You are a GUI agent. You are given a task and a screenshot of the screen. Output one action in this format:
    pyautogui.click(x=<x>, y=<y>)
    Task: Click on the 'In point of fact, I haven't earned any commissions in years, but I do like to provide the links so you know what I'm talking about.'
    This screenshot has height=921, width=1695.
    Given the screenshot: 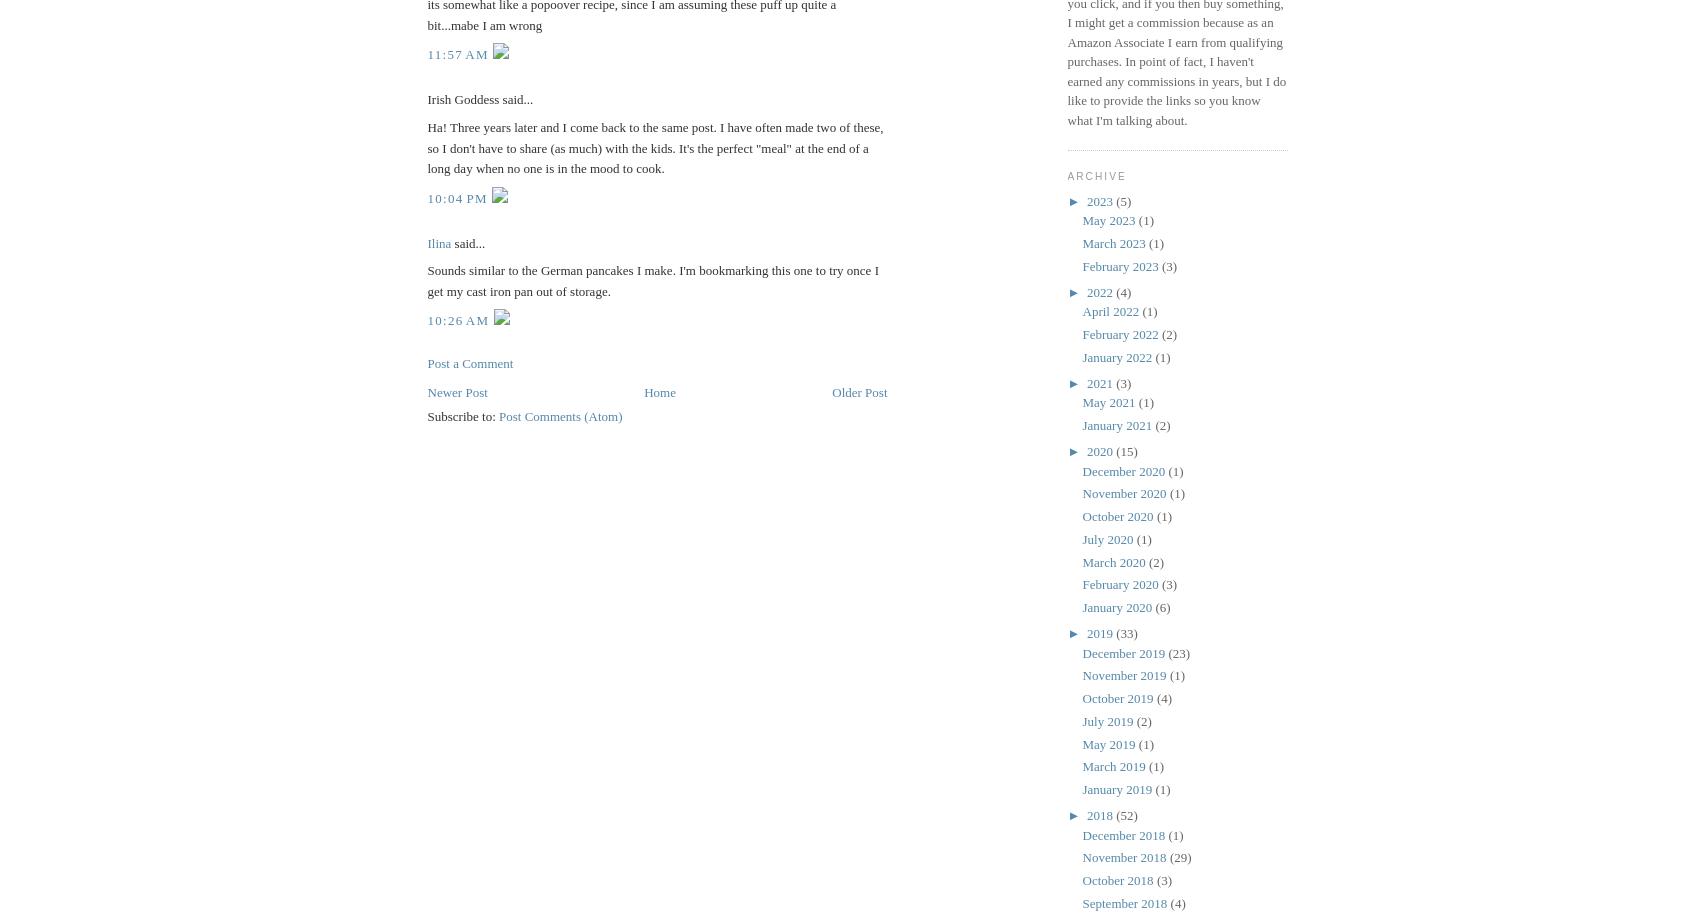 What is the action you would take?
    pyautogui.click(x=1176, y=90)
    